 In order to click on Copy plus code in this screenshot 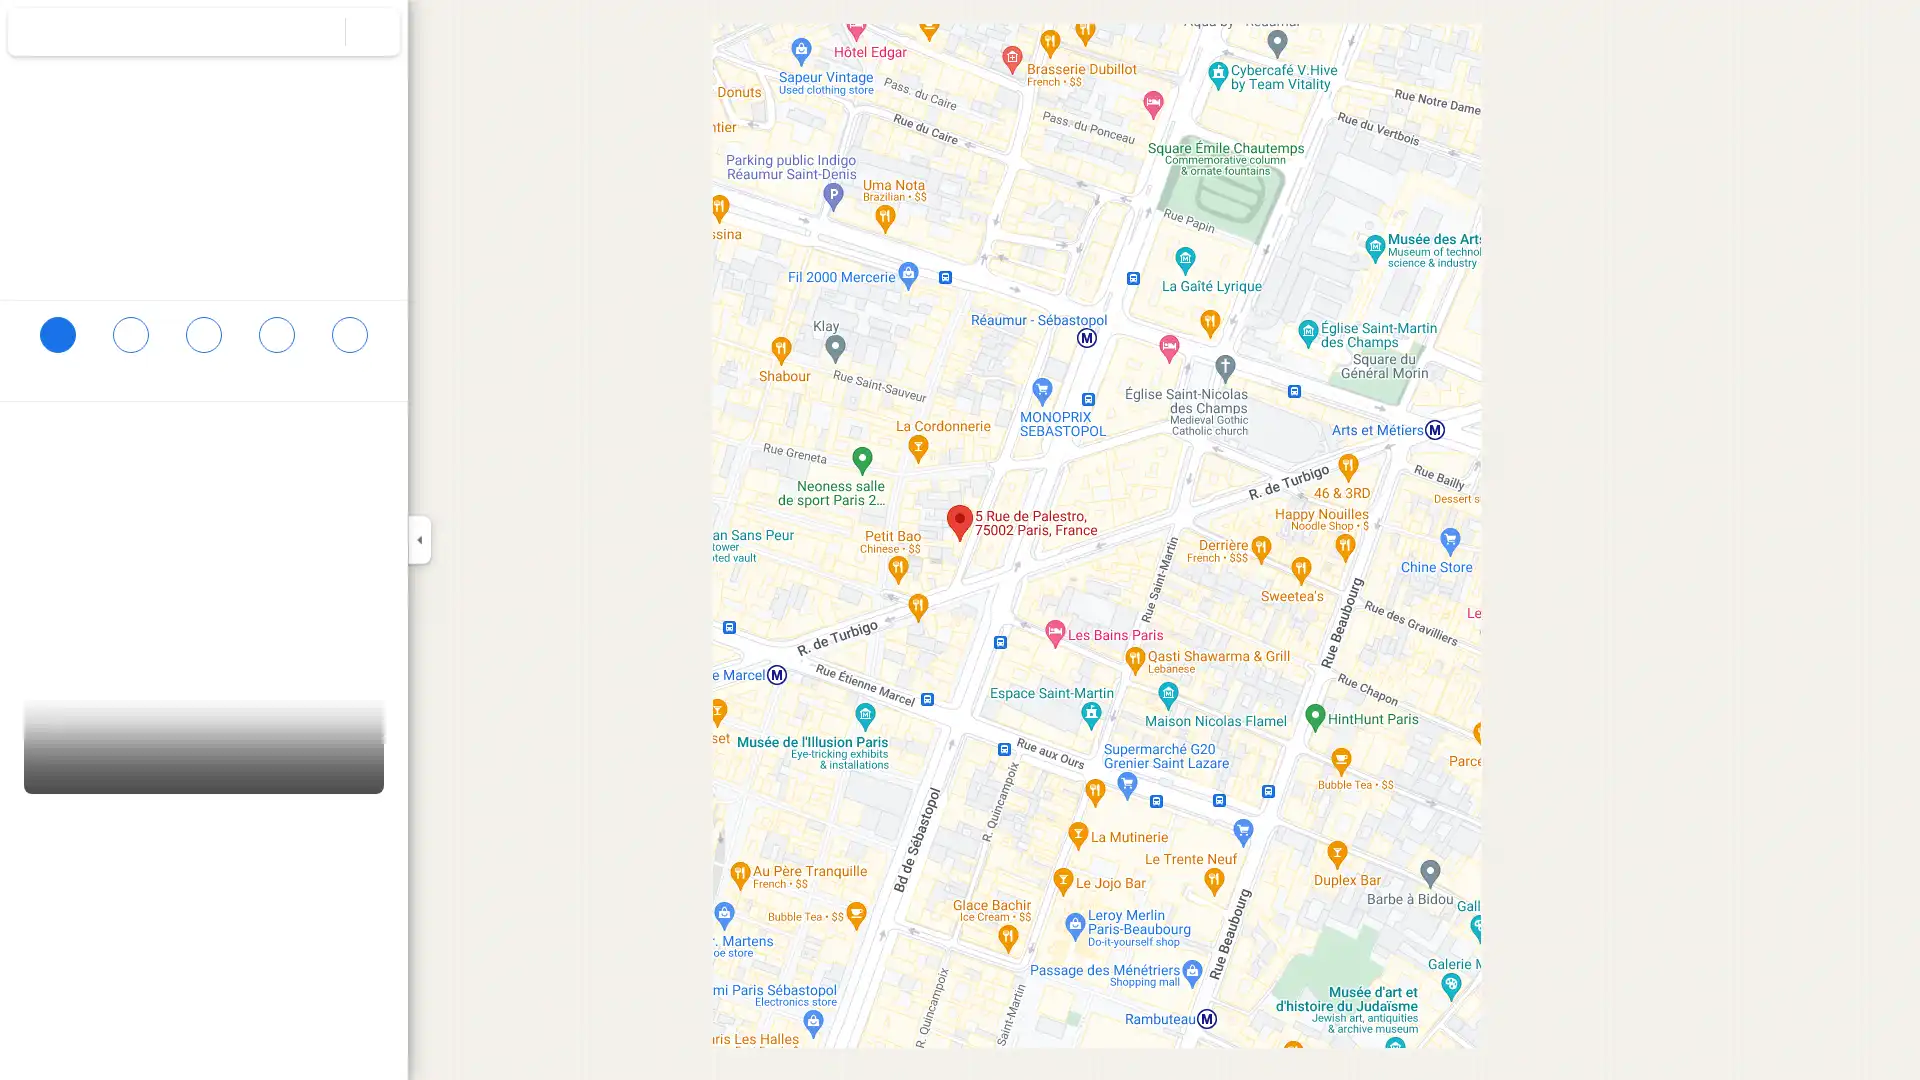, I will do `click(329, 478)`.